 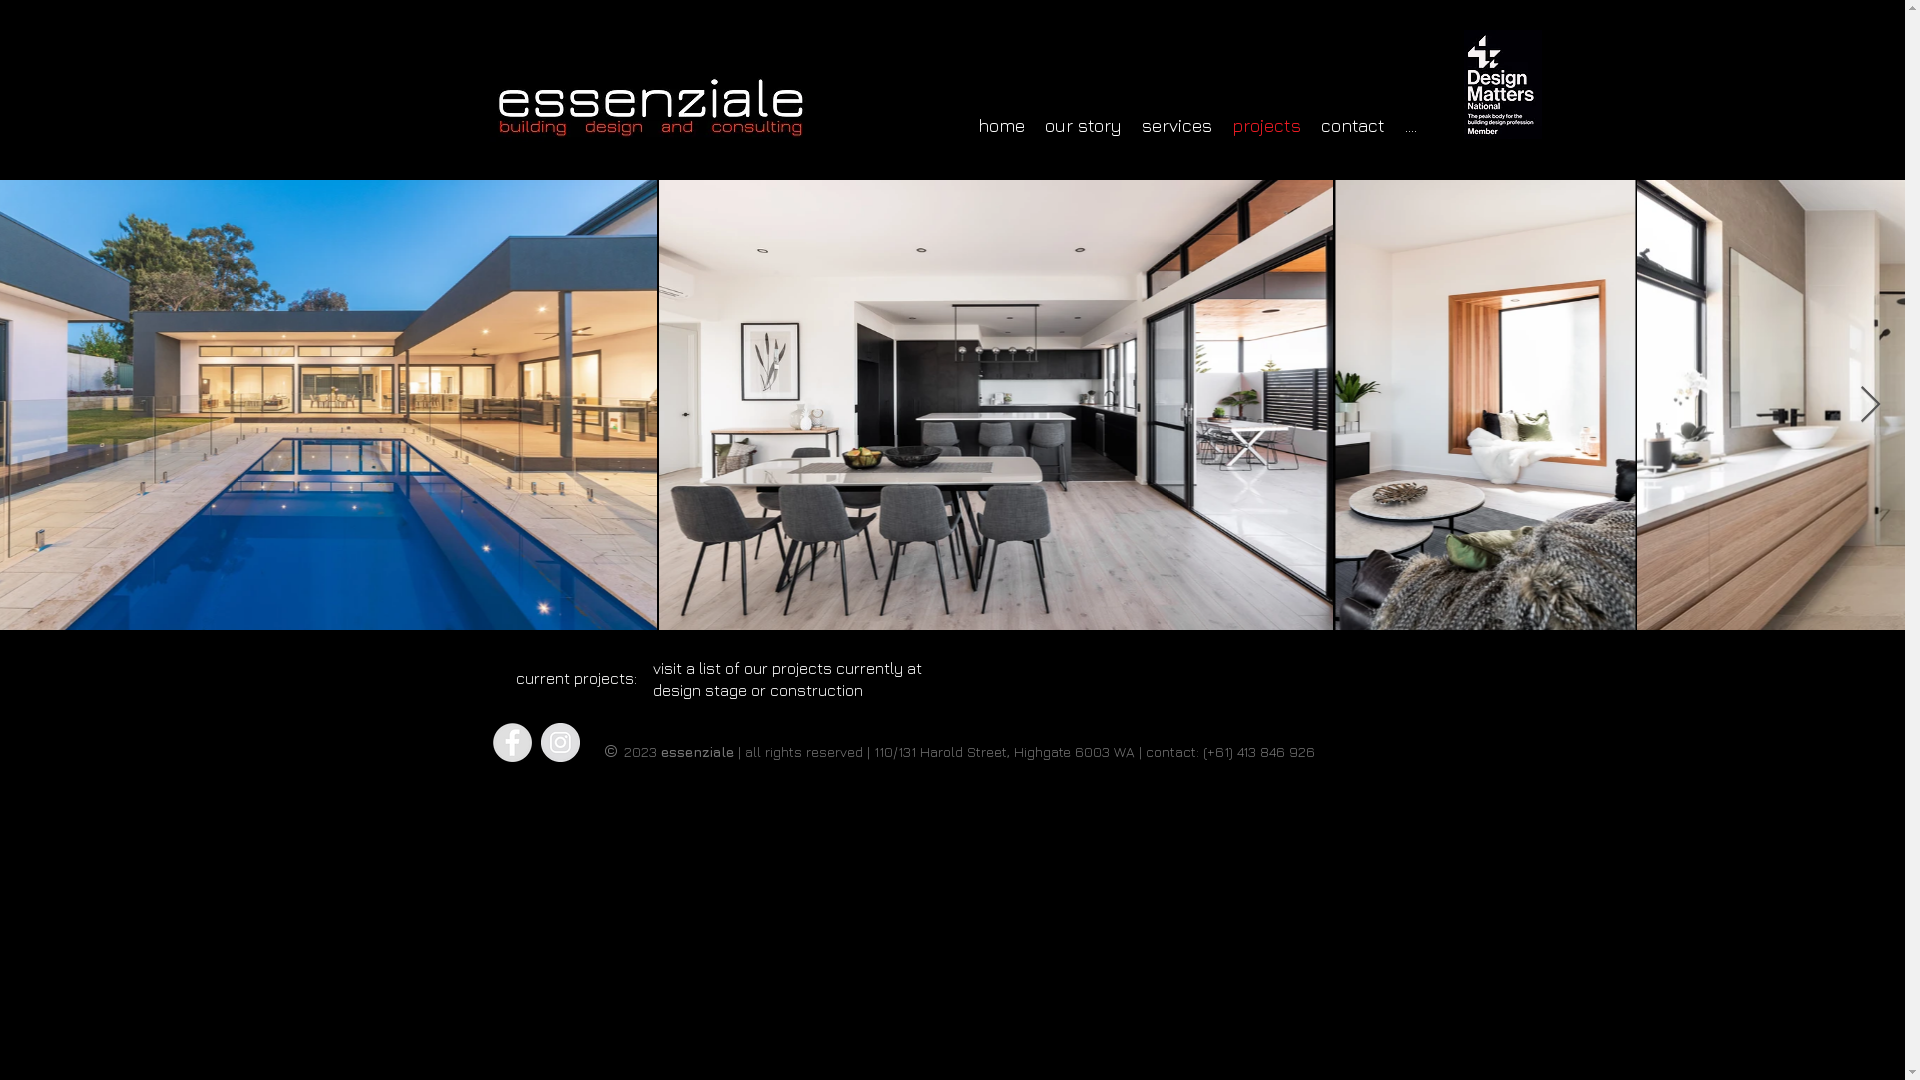 What do you see at coordinates (1001, 126) in the screenshot?
I see `'home'` at bounding box center [1001, 126].